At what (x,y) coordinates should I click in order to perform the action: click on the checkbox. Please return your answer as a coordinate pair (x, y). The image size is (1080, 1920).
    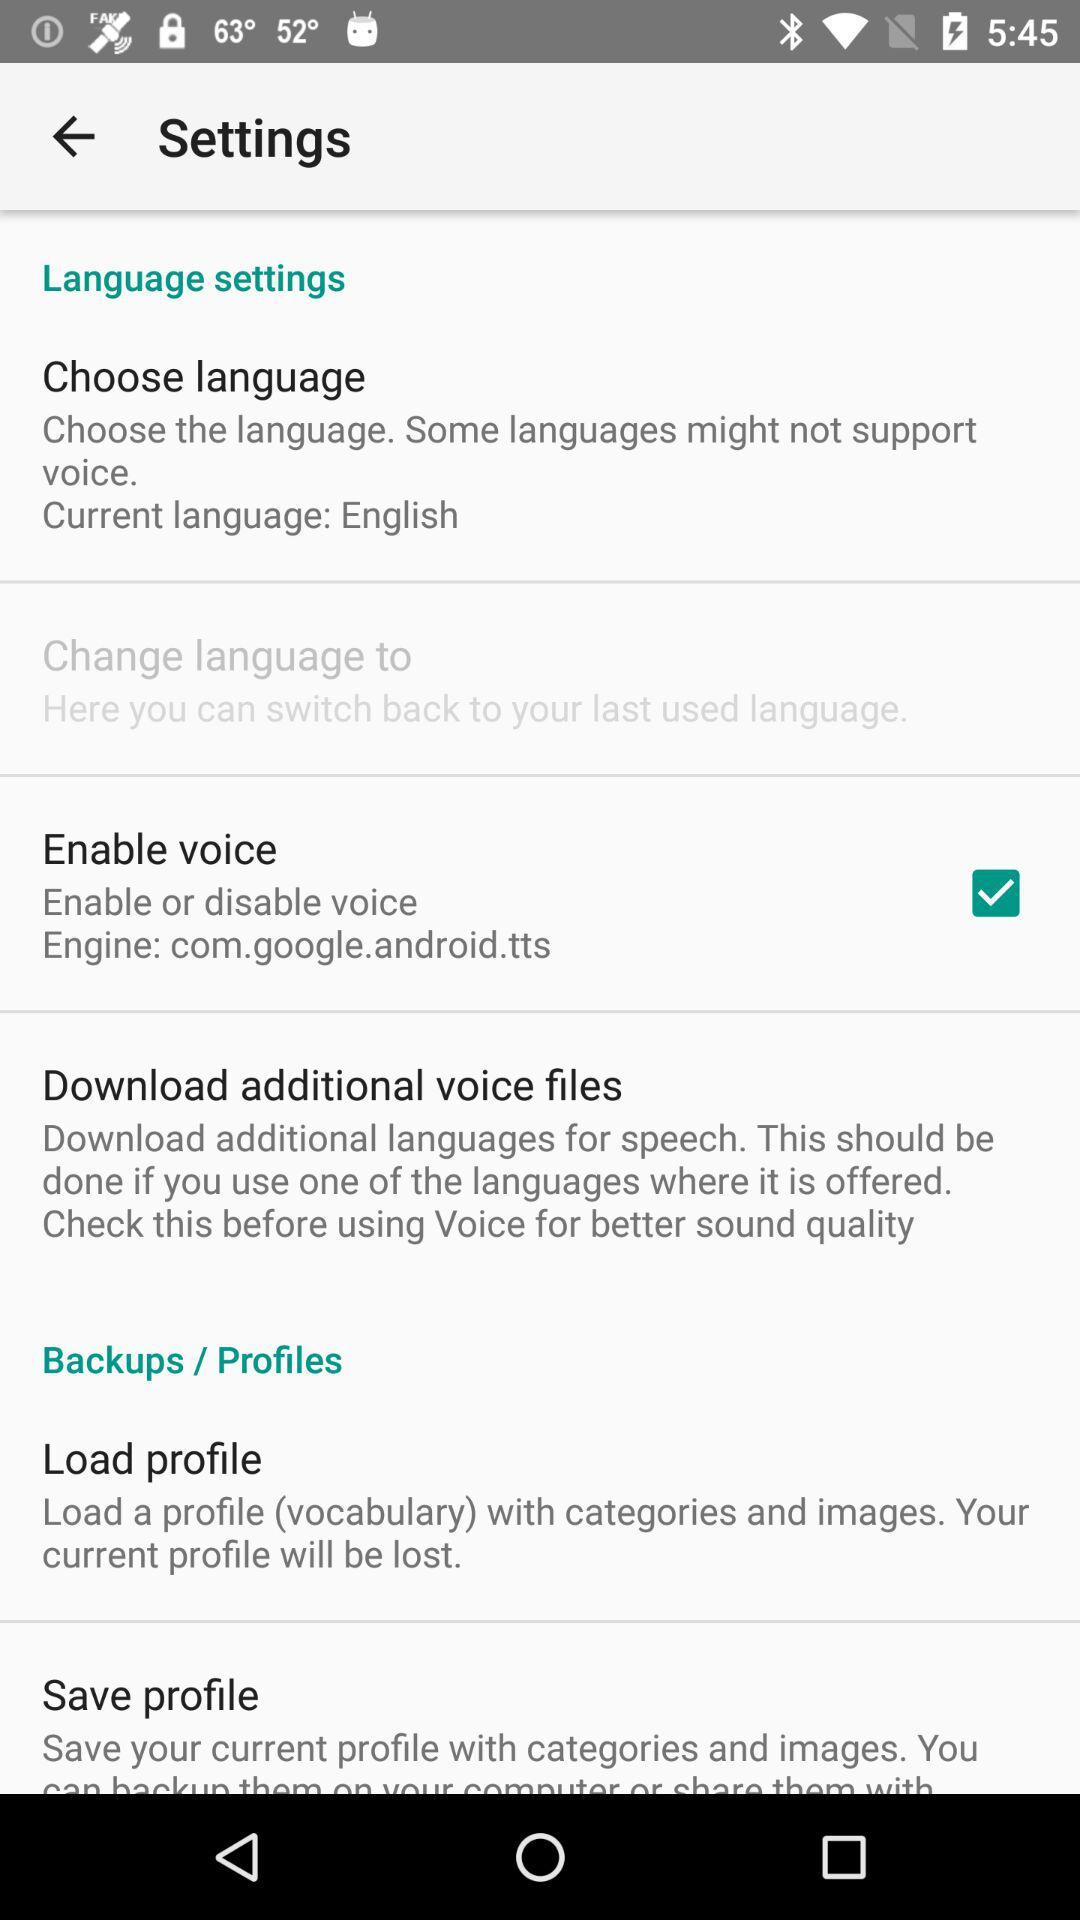
    Looking at the image, I should click on (995, 891).